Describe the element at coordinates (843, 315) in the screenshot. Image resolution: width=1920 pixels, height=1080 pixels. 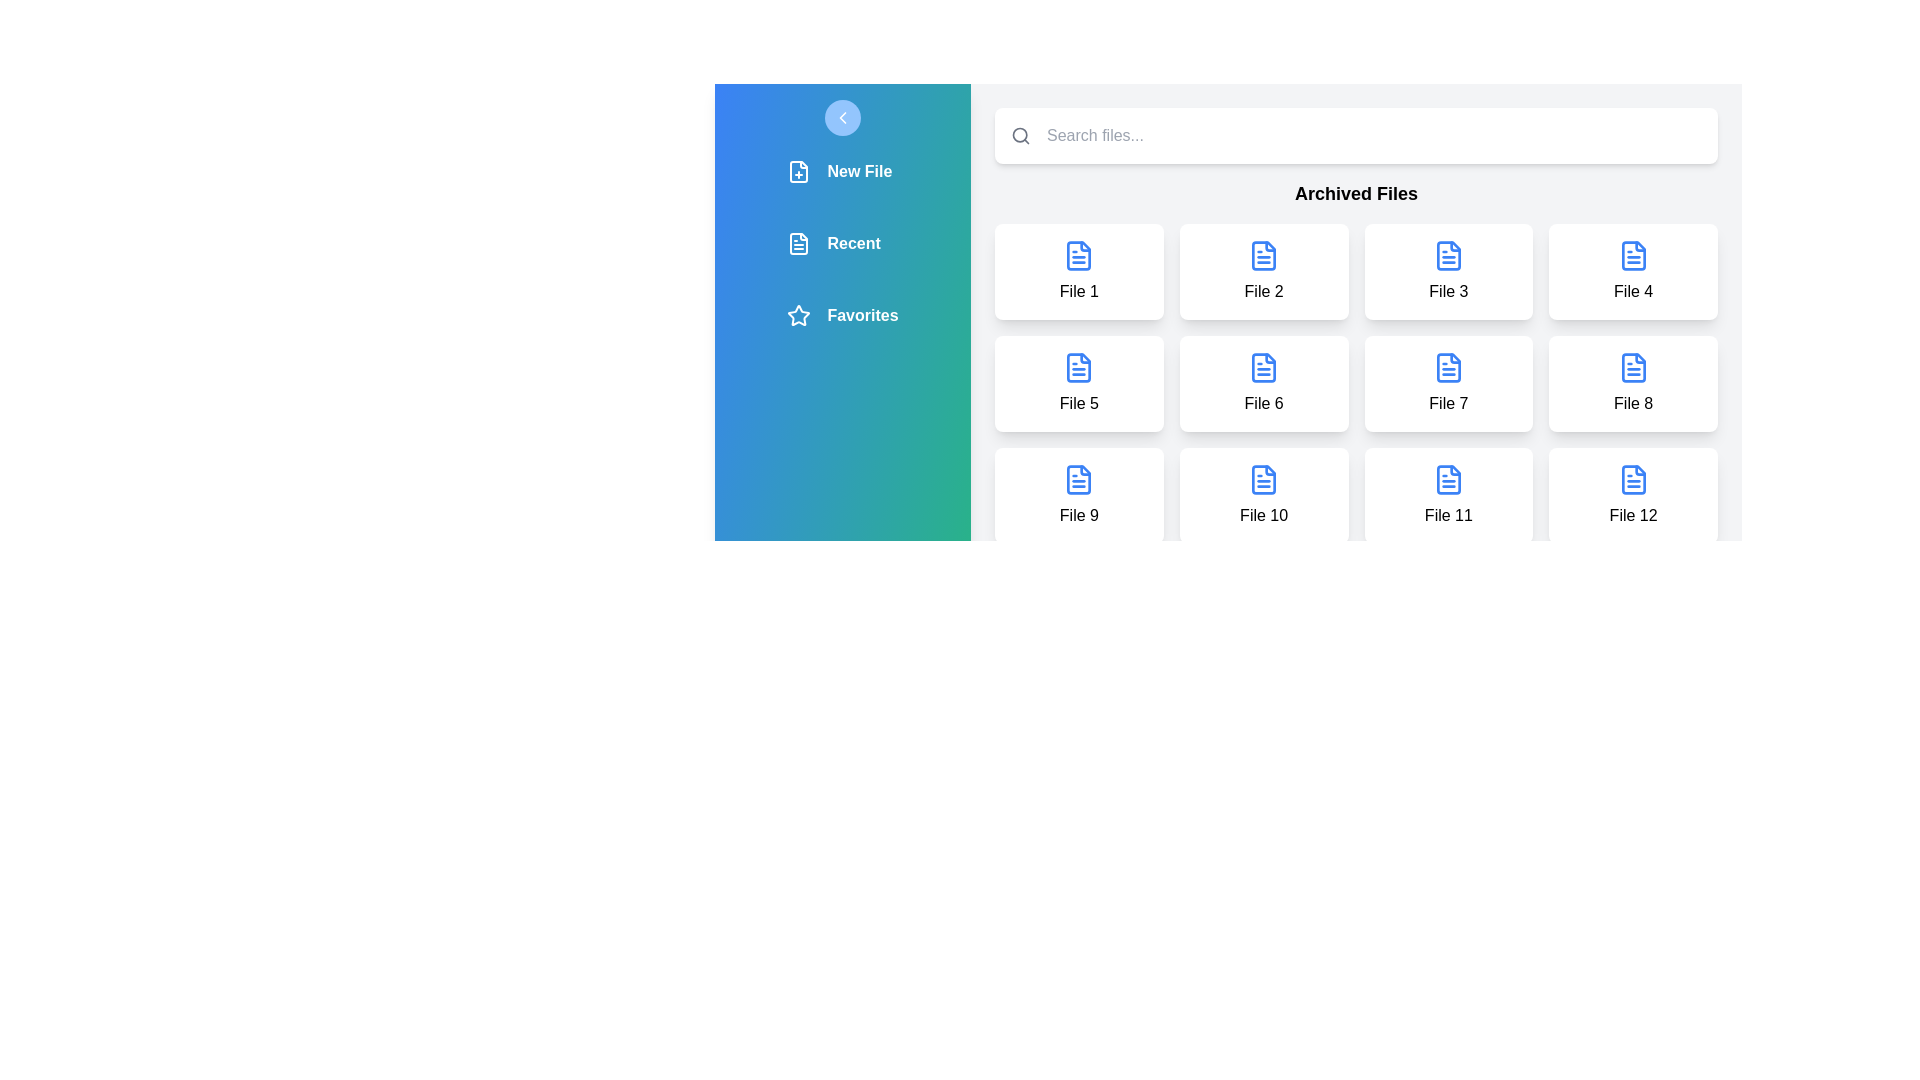
I see `the navigation item labeled Favorites to see its hover effect` at that location.